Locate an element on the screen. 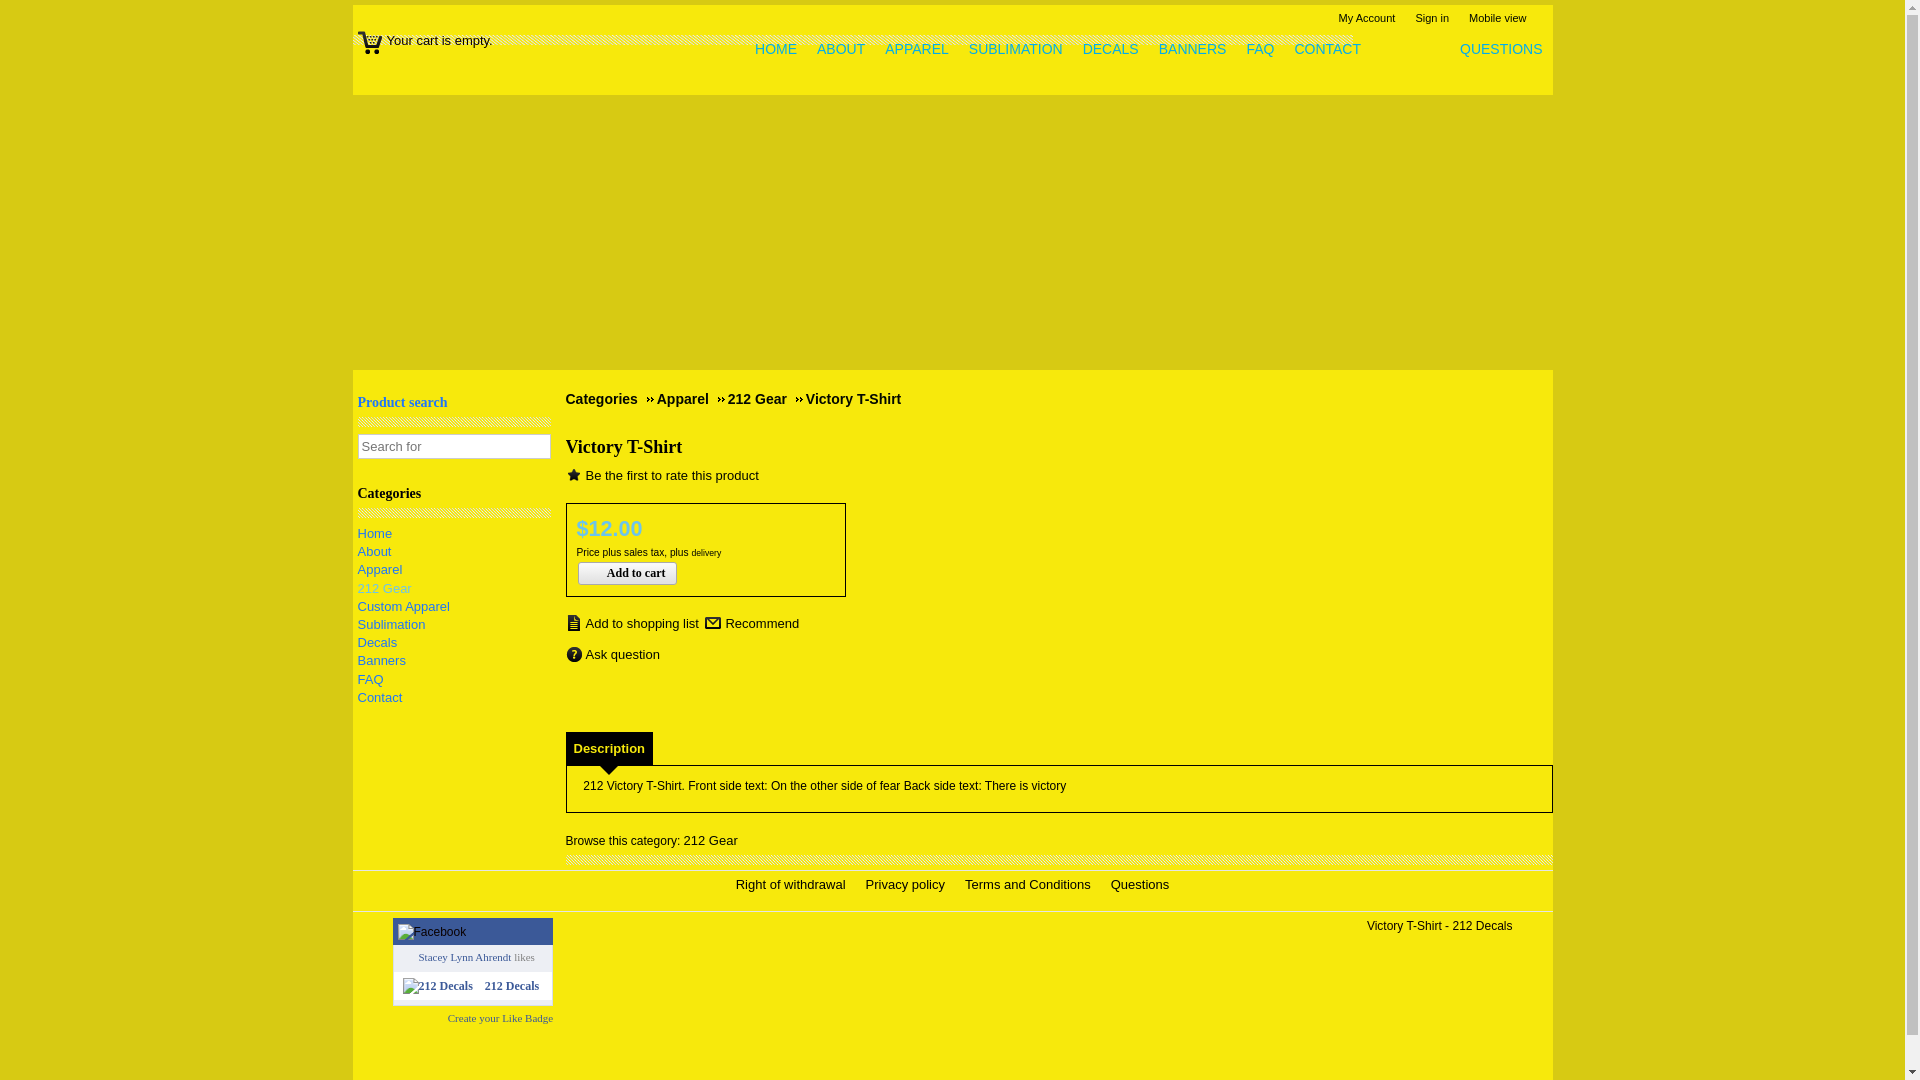 The image size is (1920, 1080). 'Mobile view' is located at coordinates (1502, 18).